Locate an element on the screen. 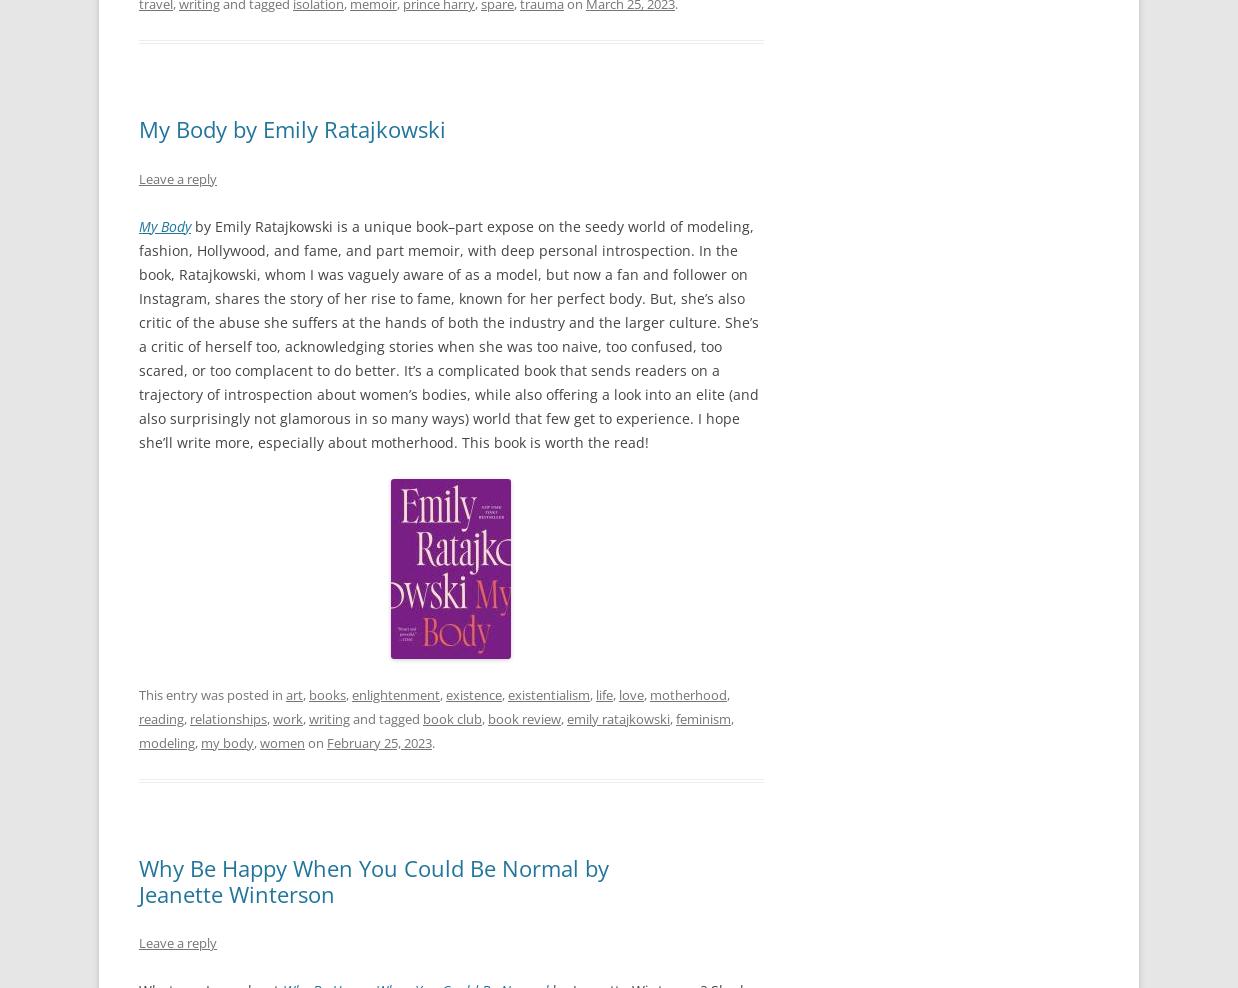 The height and width of the screenshot is (988, 1238). 'life' is located at coordinates (604, 693).